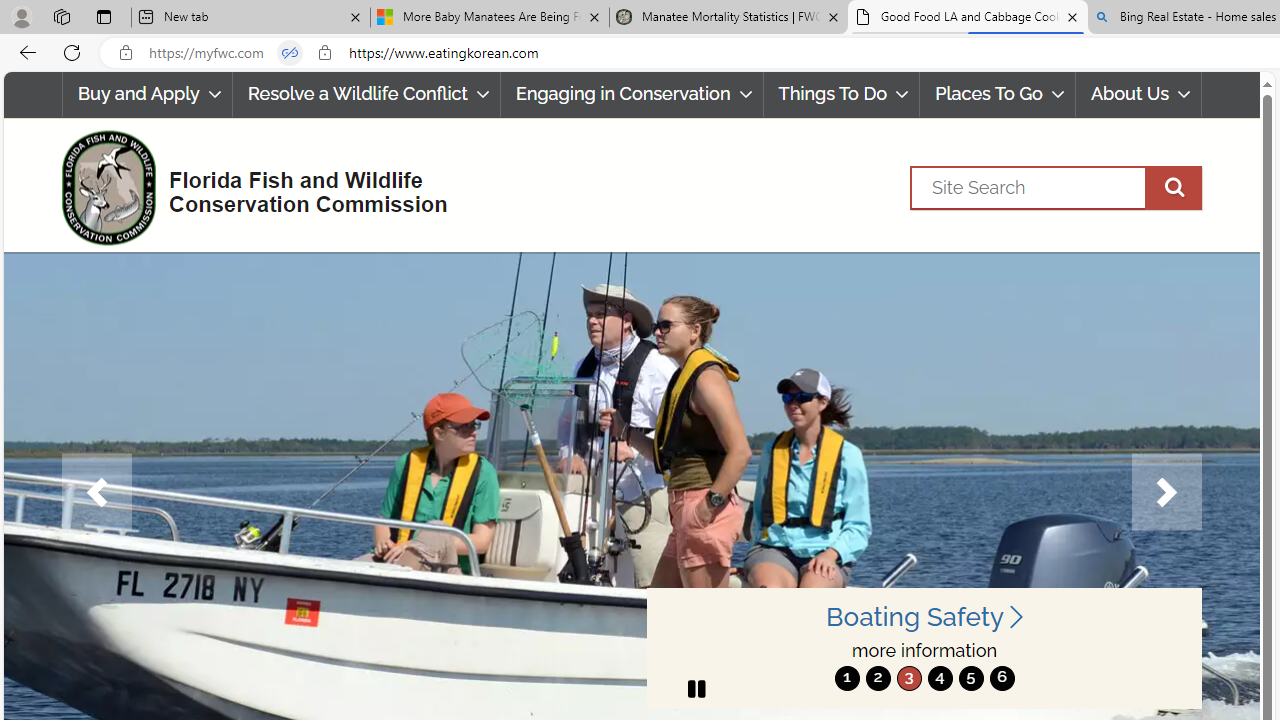 The image size is (1280, 720). I want to click on 'About Us', so click(1138, 94).